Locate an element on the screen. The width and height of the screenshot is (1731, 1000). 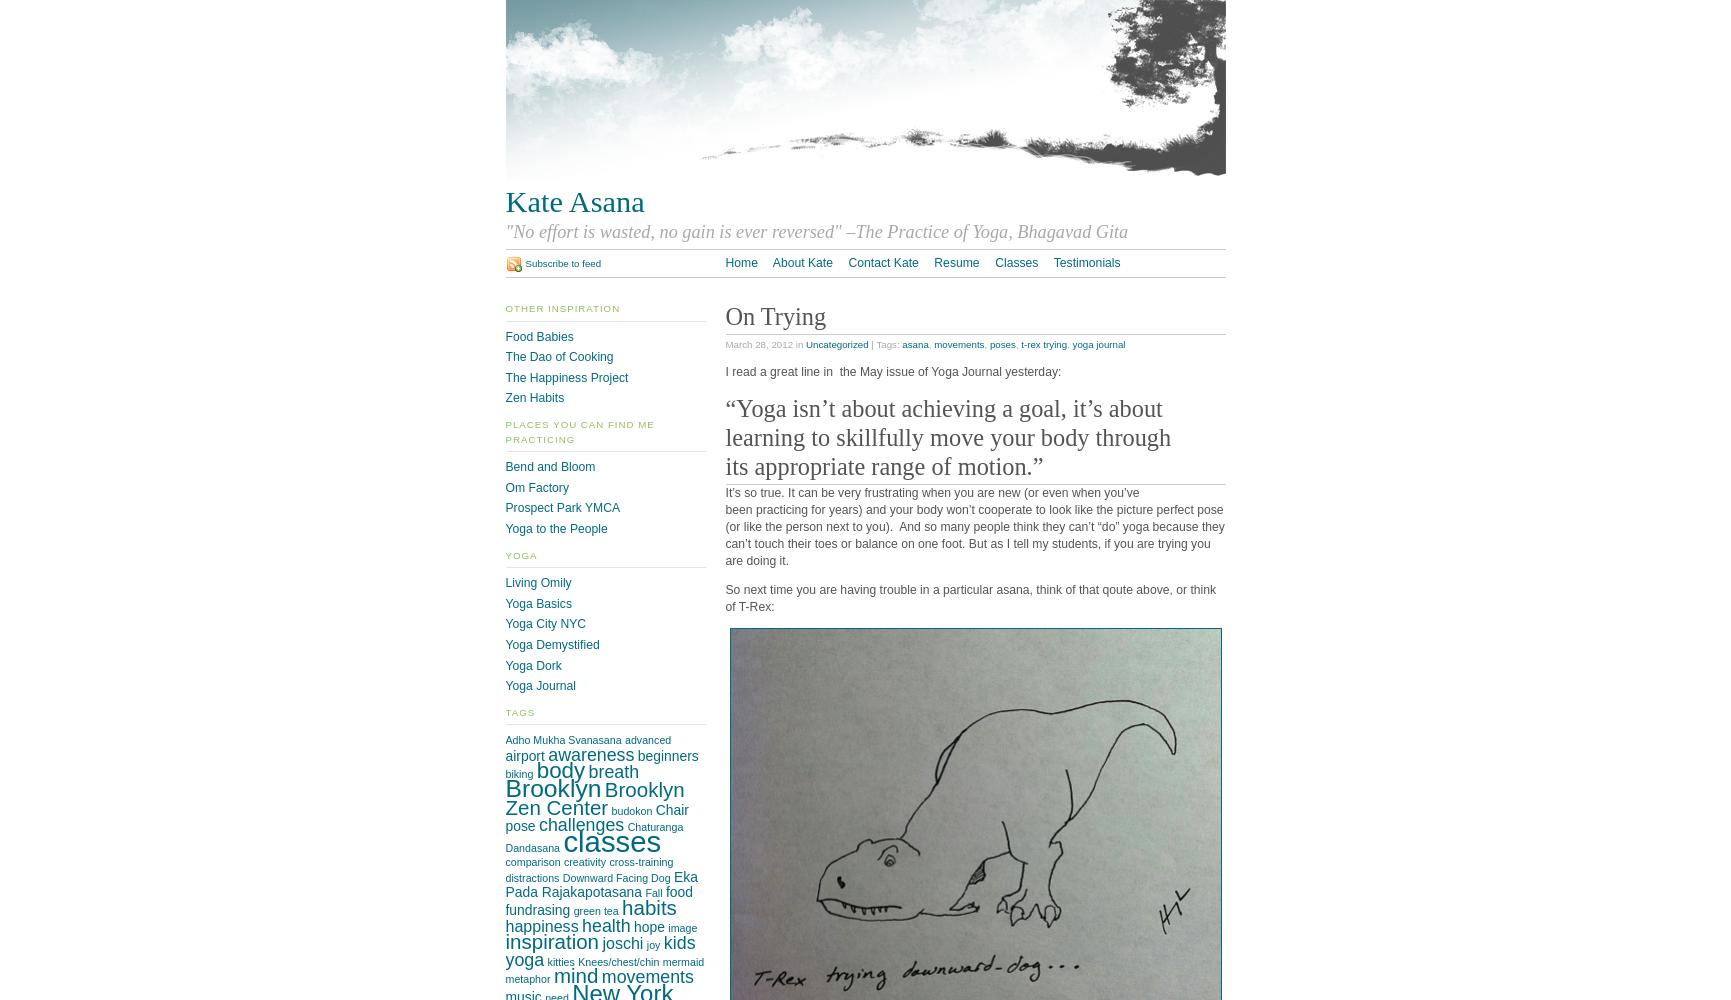
'It’s so true. It can be very frustrating when you are new (or even when you’ve been practicing for years) and your body won’t cooperate to look like the picture perfect pose (or like the person next to you).  And so many people think they can’t “do” yoga because they can’t touch their toes or balance on one foot. But as I tell my students, if you are trying you are doing it.' is located at coordinates (973, 526).